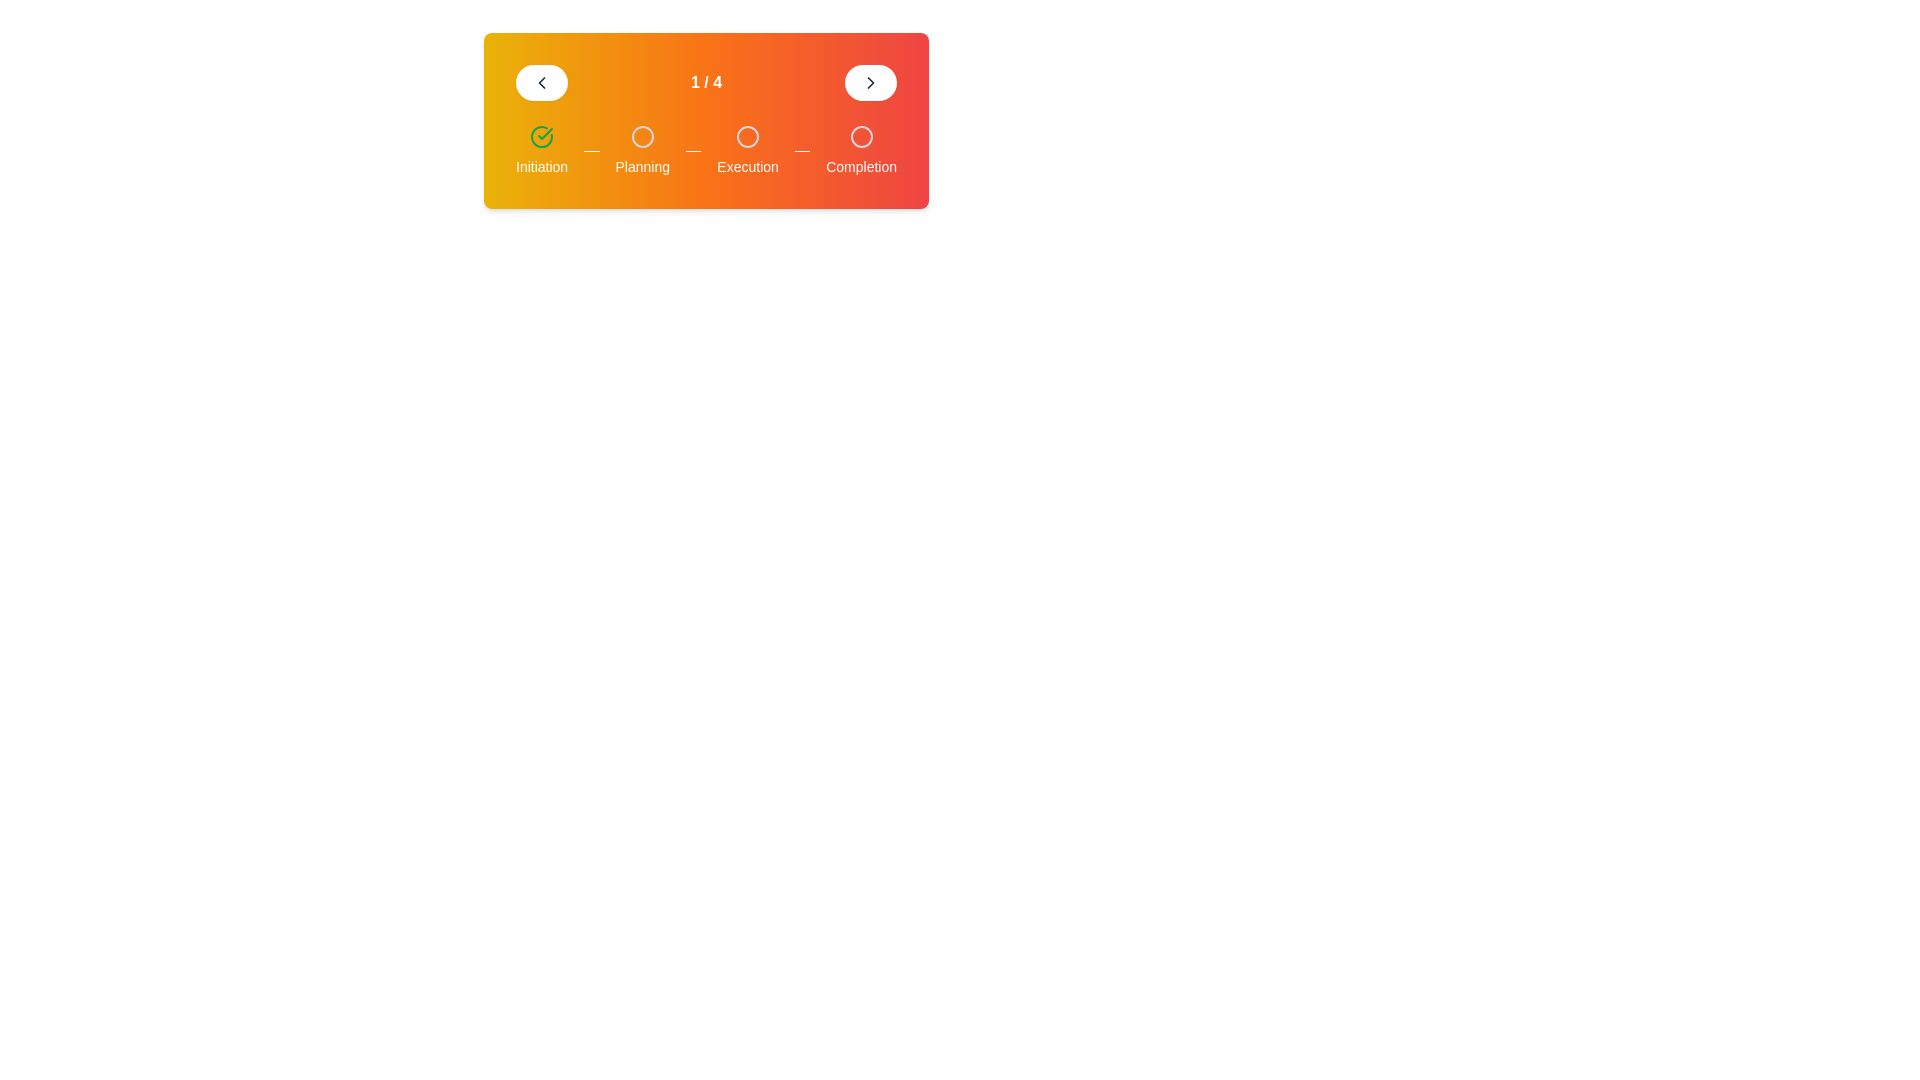 Image resolution: width=1920 pixels, height=1080 pixels. Describe the element at coordinates (642, 165) in the screenshot. I see `the label text displaying 'Planning', which is positioned below the second circular icon in a workflow diagram, centrally aligned with the icon` at that location.